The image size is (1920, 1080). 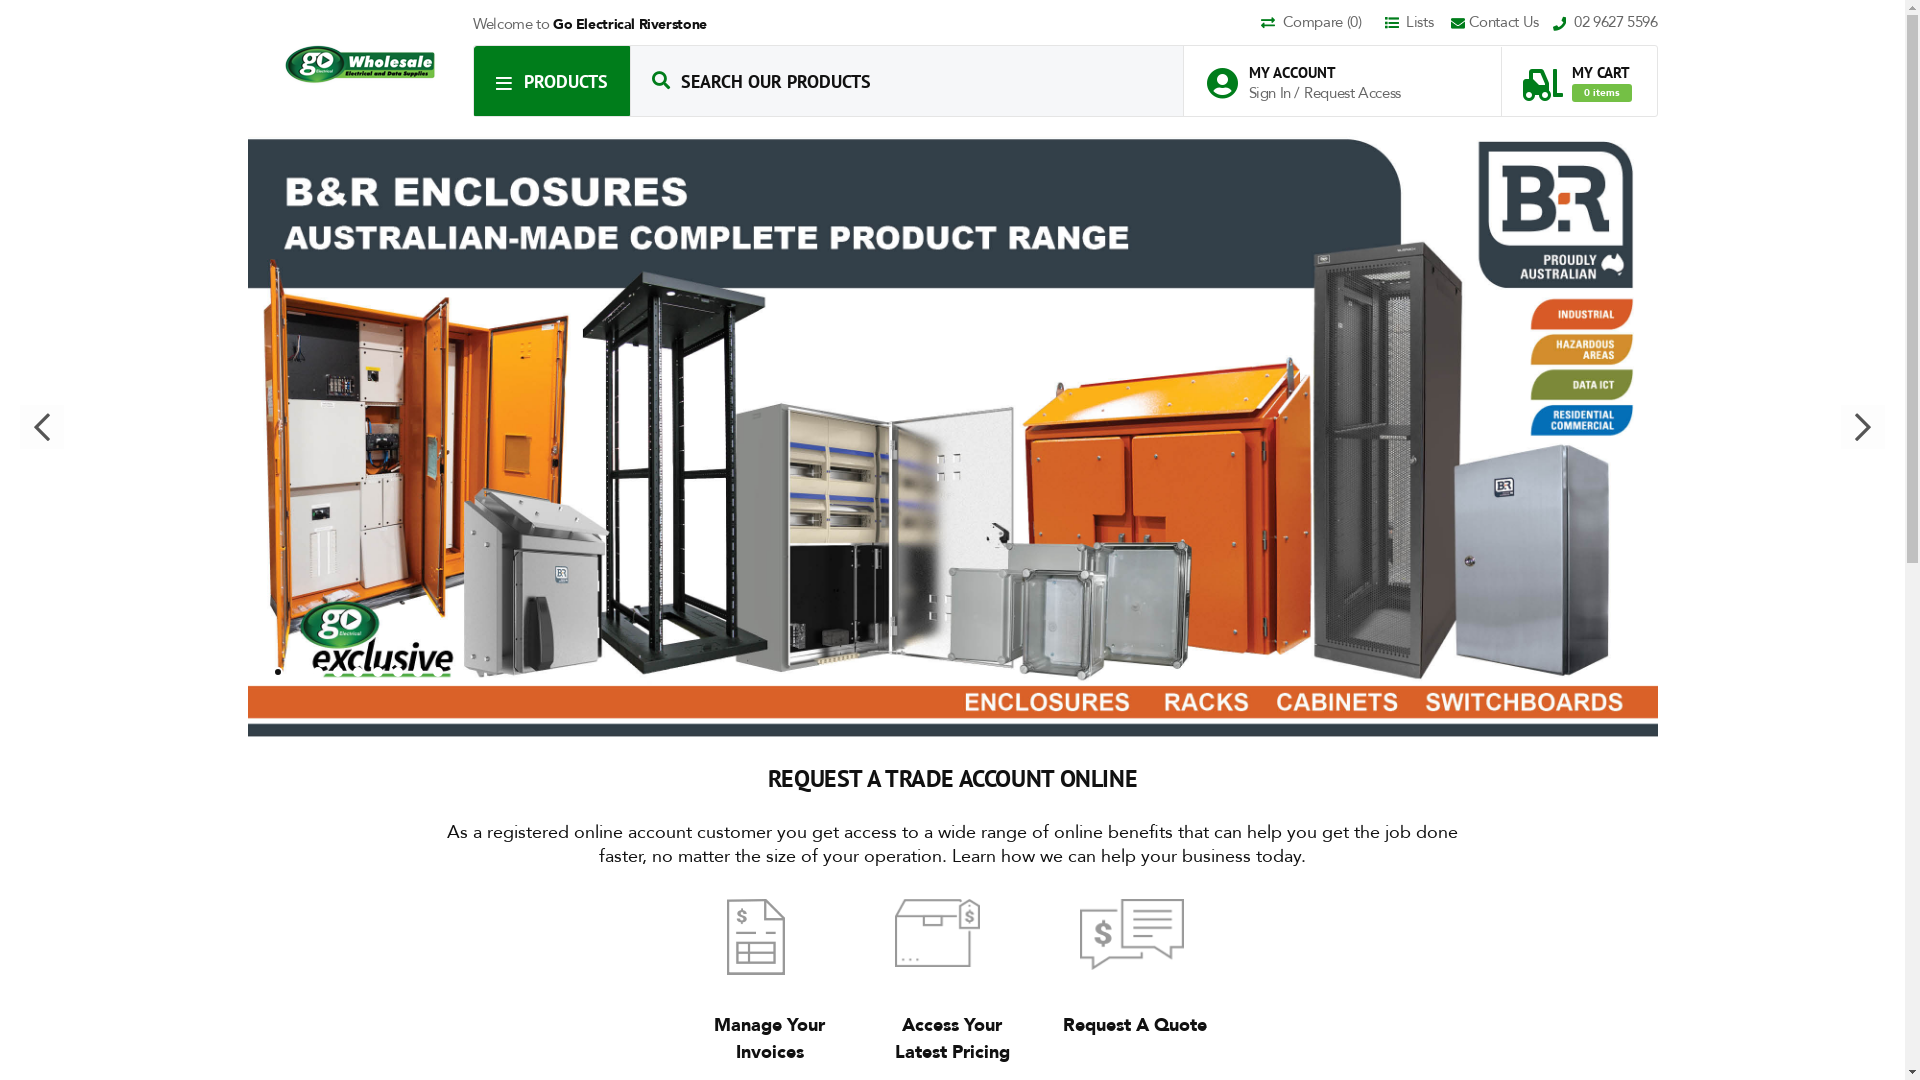 I want to click on '02 9627 5596', so click(x=1605, y=23).